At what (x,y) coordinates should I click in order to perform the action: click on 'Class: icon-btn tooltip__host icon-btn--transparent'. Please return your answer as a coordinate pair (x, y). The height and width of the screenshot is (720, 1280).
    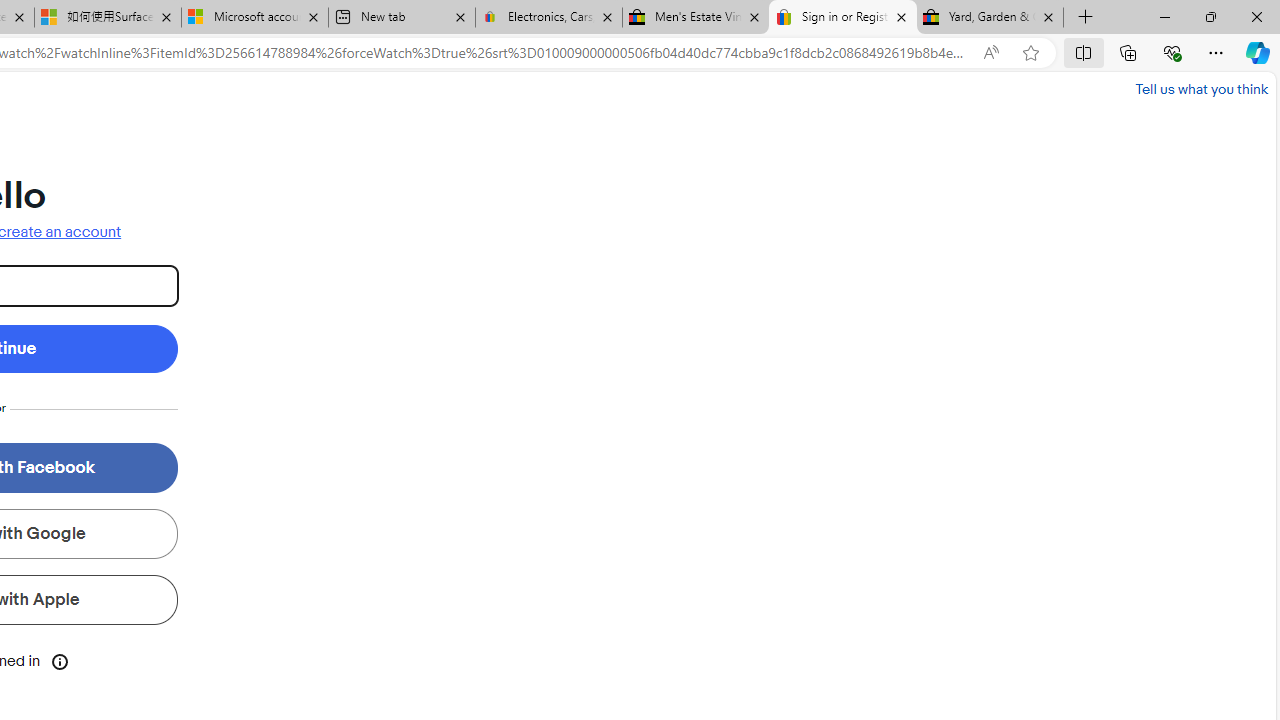
    Looking at the image, I should click on (60, 660).